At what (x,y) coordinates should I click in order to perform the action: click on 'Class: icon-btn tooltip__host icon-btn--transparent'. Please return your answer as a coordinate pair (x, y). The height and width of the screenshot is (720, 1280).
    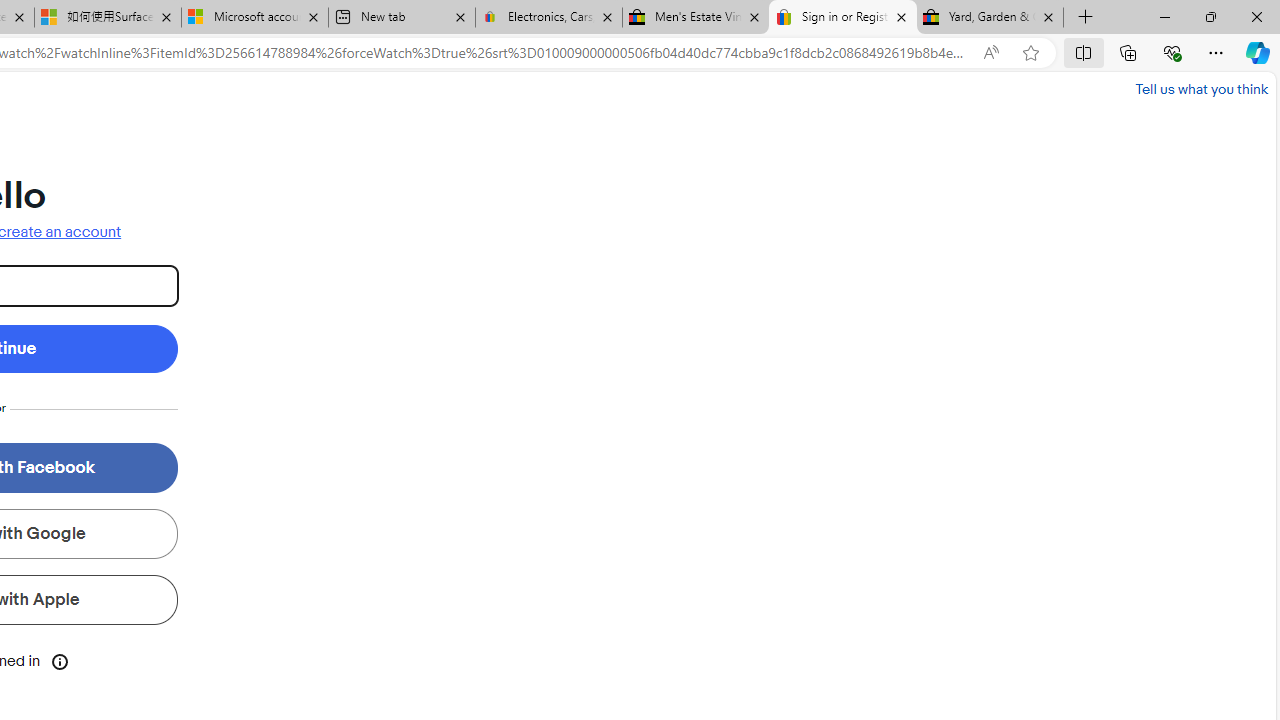
    Looking at the image, I should click on (60, 660).